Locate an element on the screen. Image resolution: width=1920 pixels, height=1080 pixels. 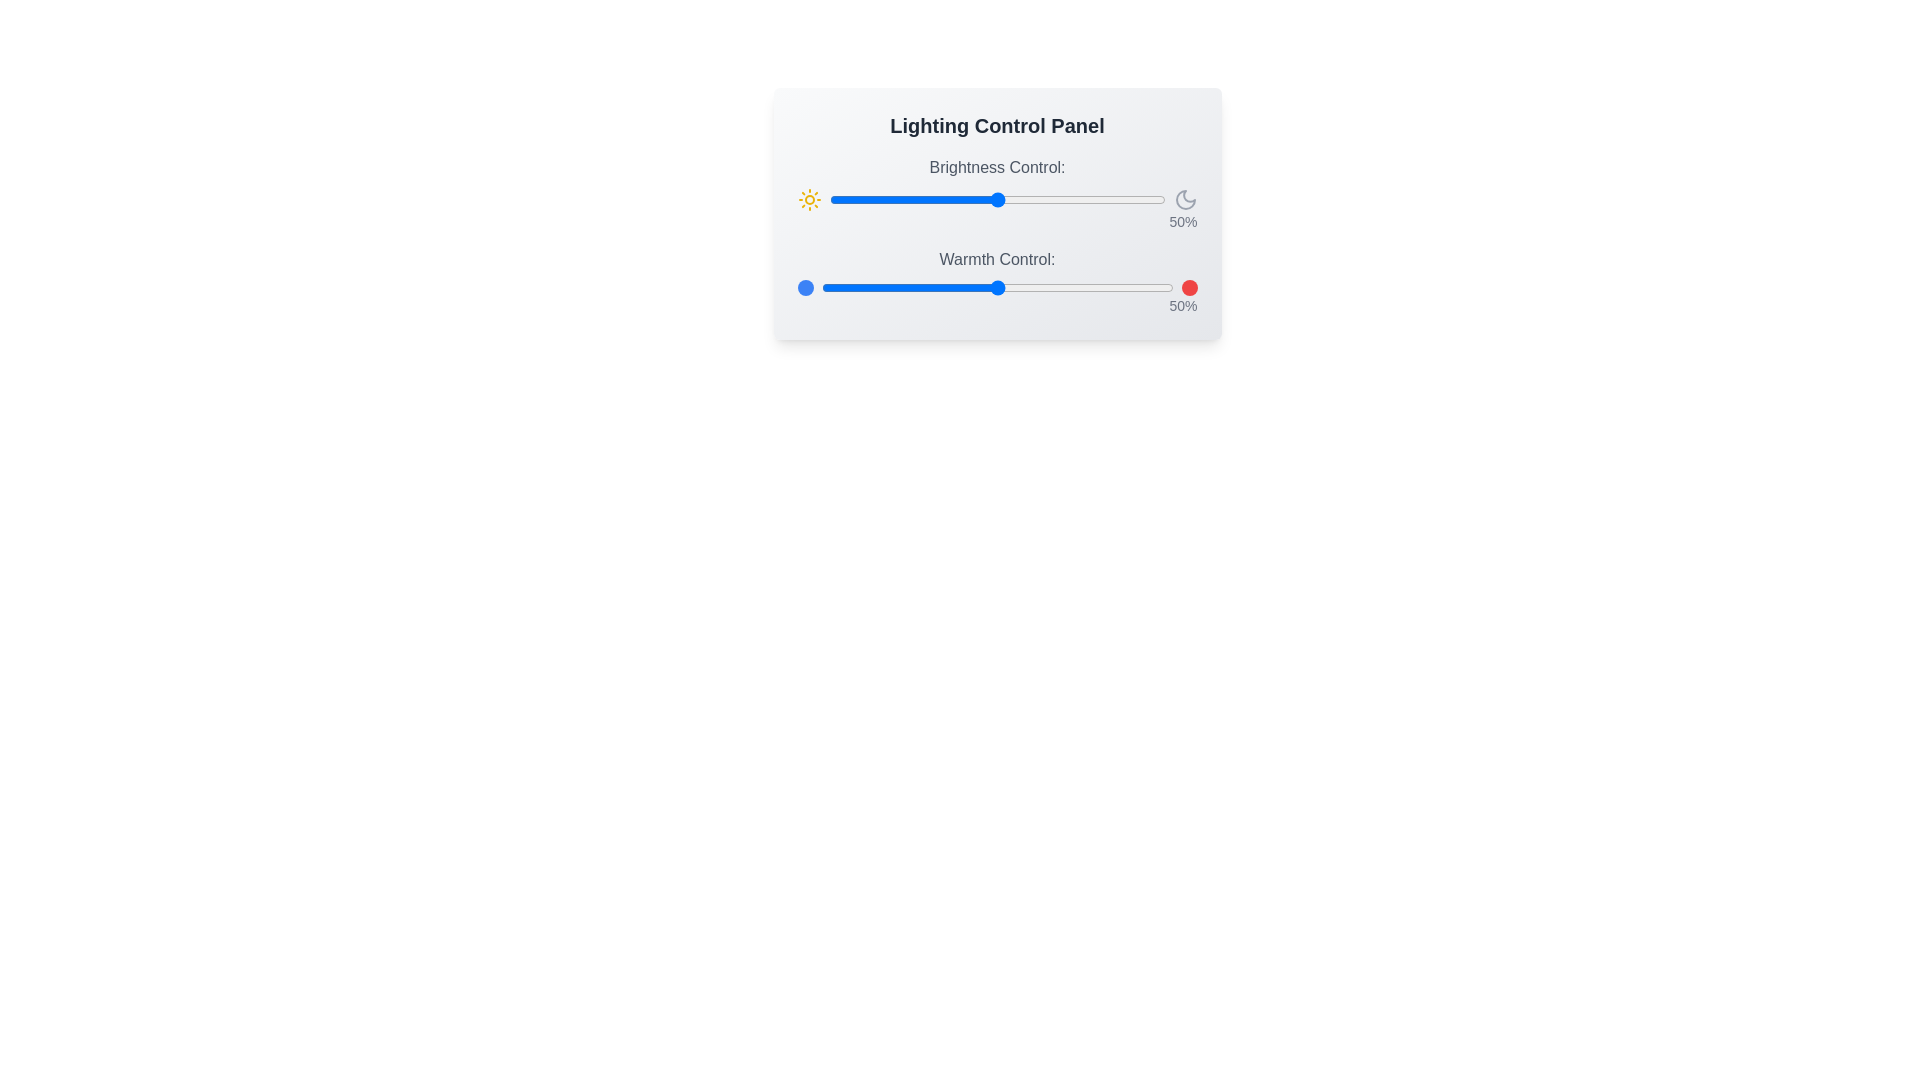
brightness is located at coordinates (1083, 200).